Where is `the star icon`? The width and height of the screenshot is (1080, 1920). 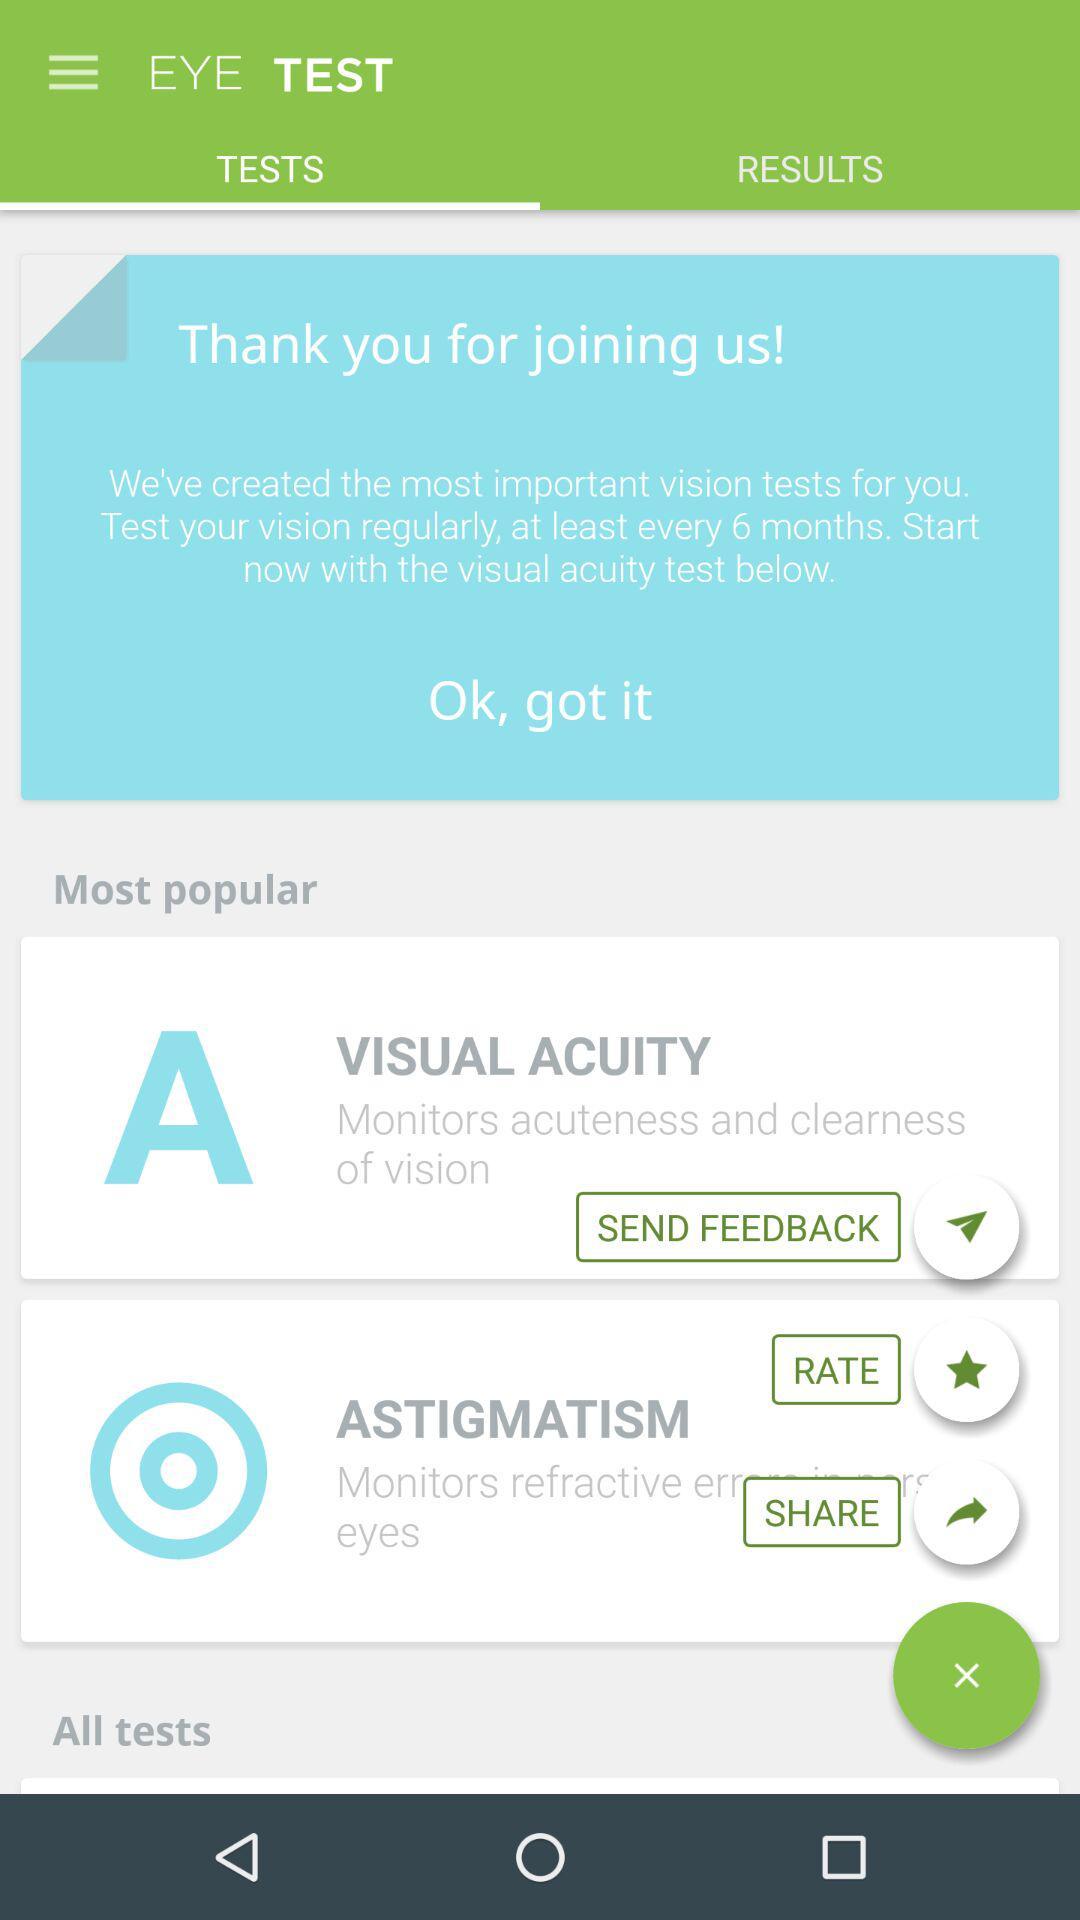 the star icon is located at coordinates (965, 1368).